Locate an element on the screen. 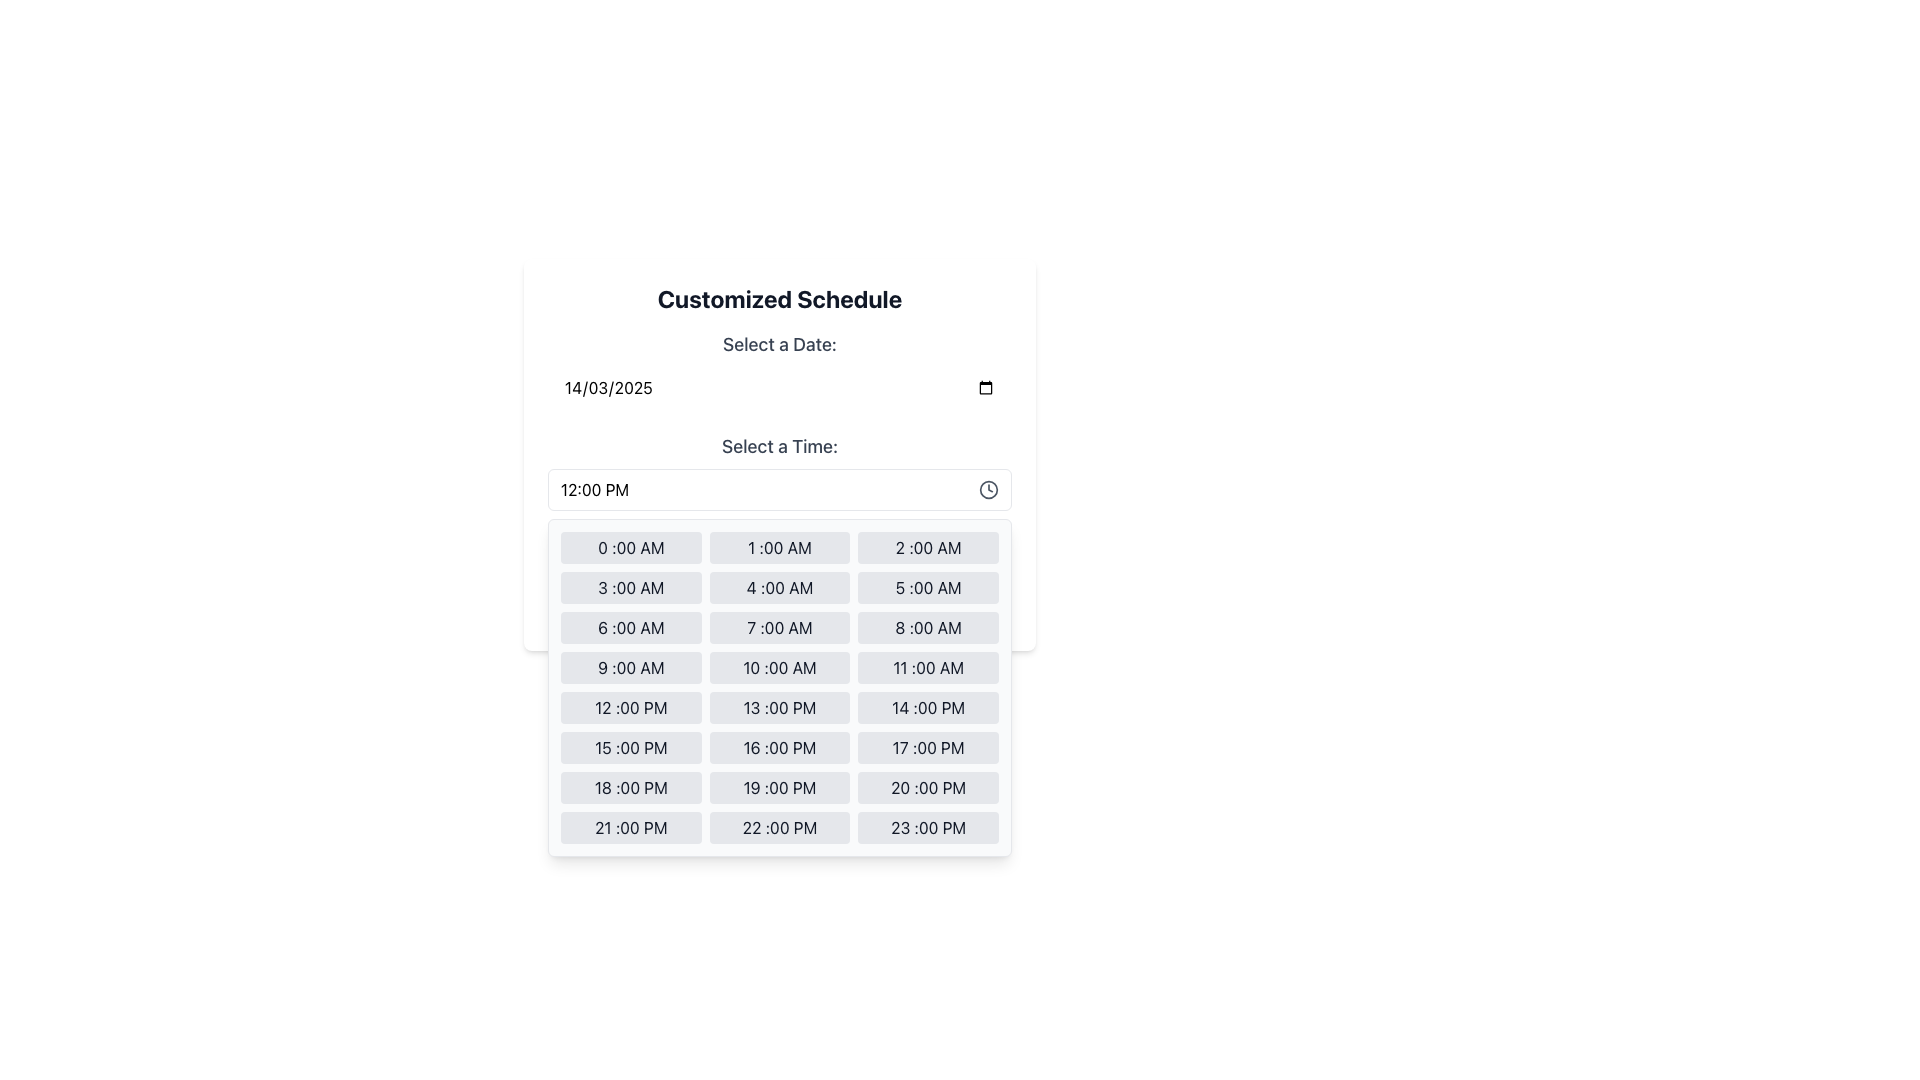 The image size is (1920, 1080). largest circular component of the clock icon, which serves as the outline of the clock's face, for debugging by clicking on its center is located at coordinates (988, 489).